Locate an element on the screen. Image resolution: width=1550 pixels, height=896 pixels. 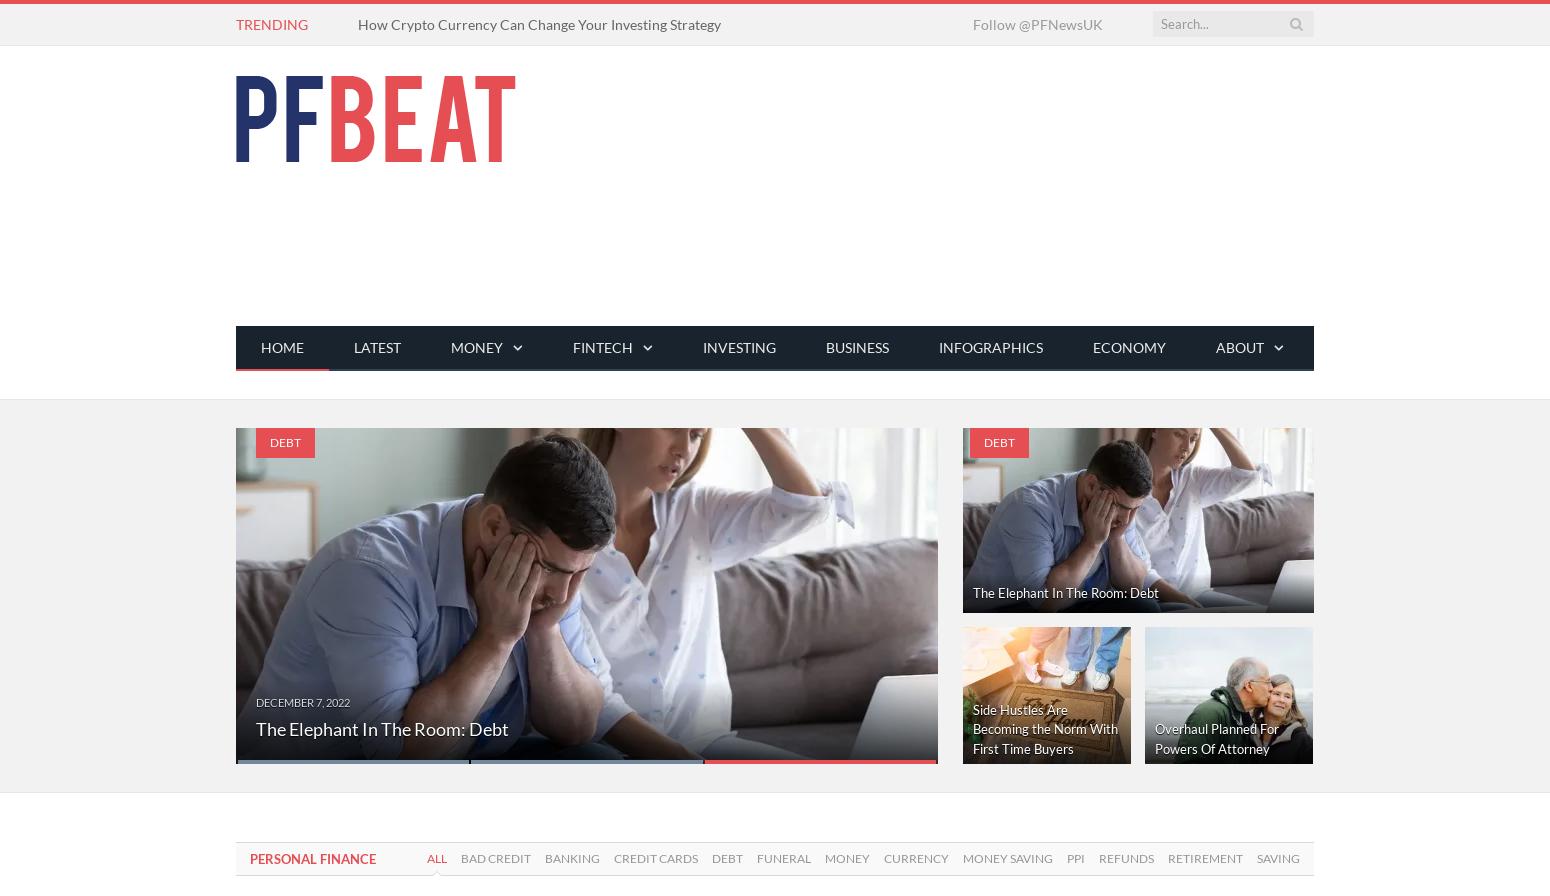
'Debt' is located at coordinates (712, 858).